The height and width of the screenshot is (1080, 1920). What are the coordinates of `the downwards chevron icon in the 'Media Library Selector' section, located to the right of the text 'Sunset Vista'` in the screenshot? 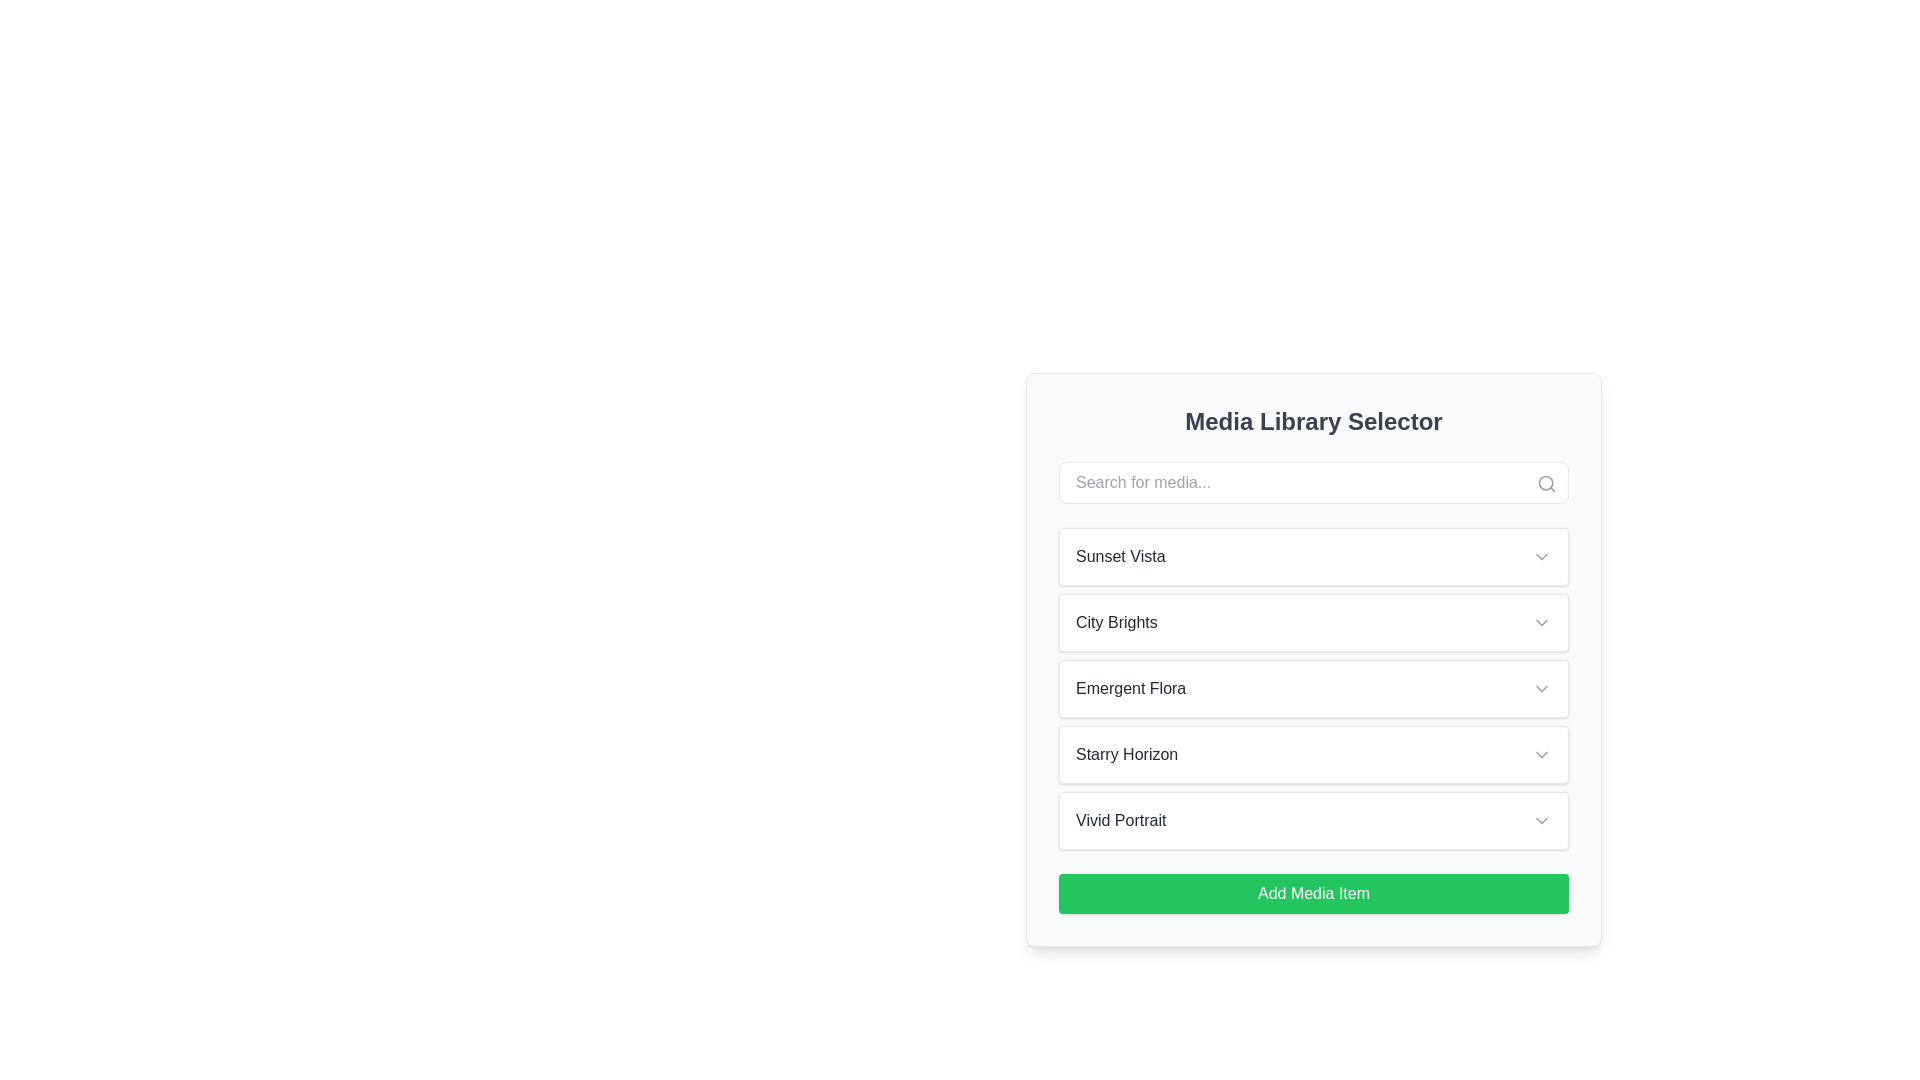 It's located at (1540, 556).